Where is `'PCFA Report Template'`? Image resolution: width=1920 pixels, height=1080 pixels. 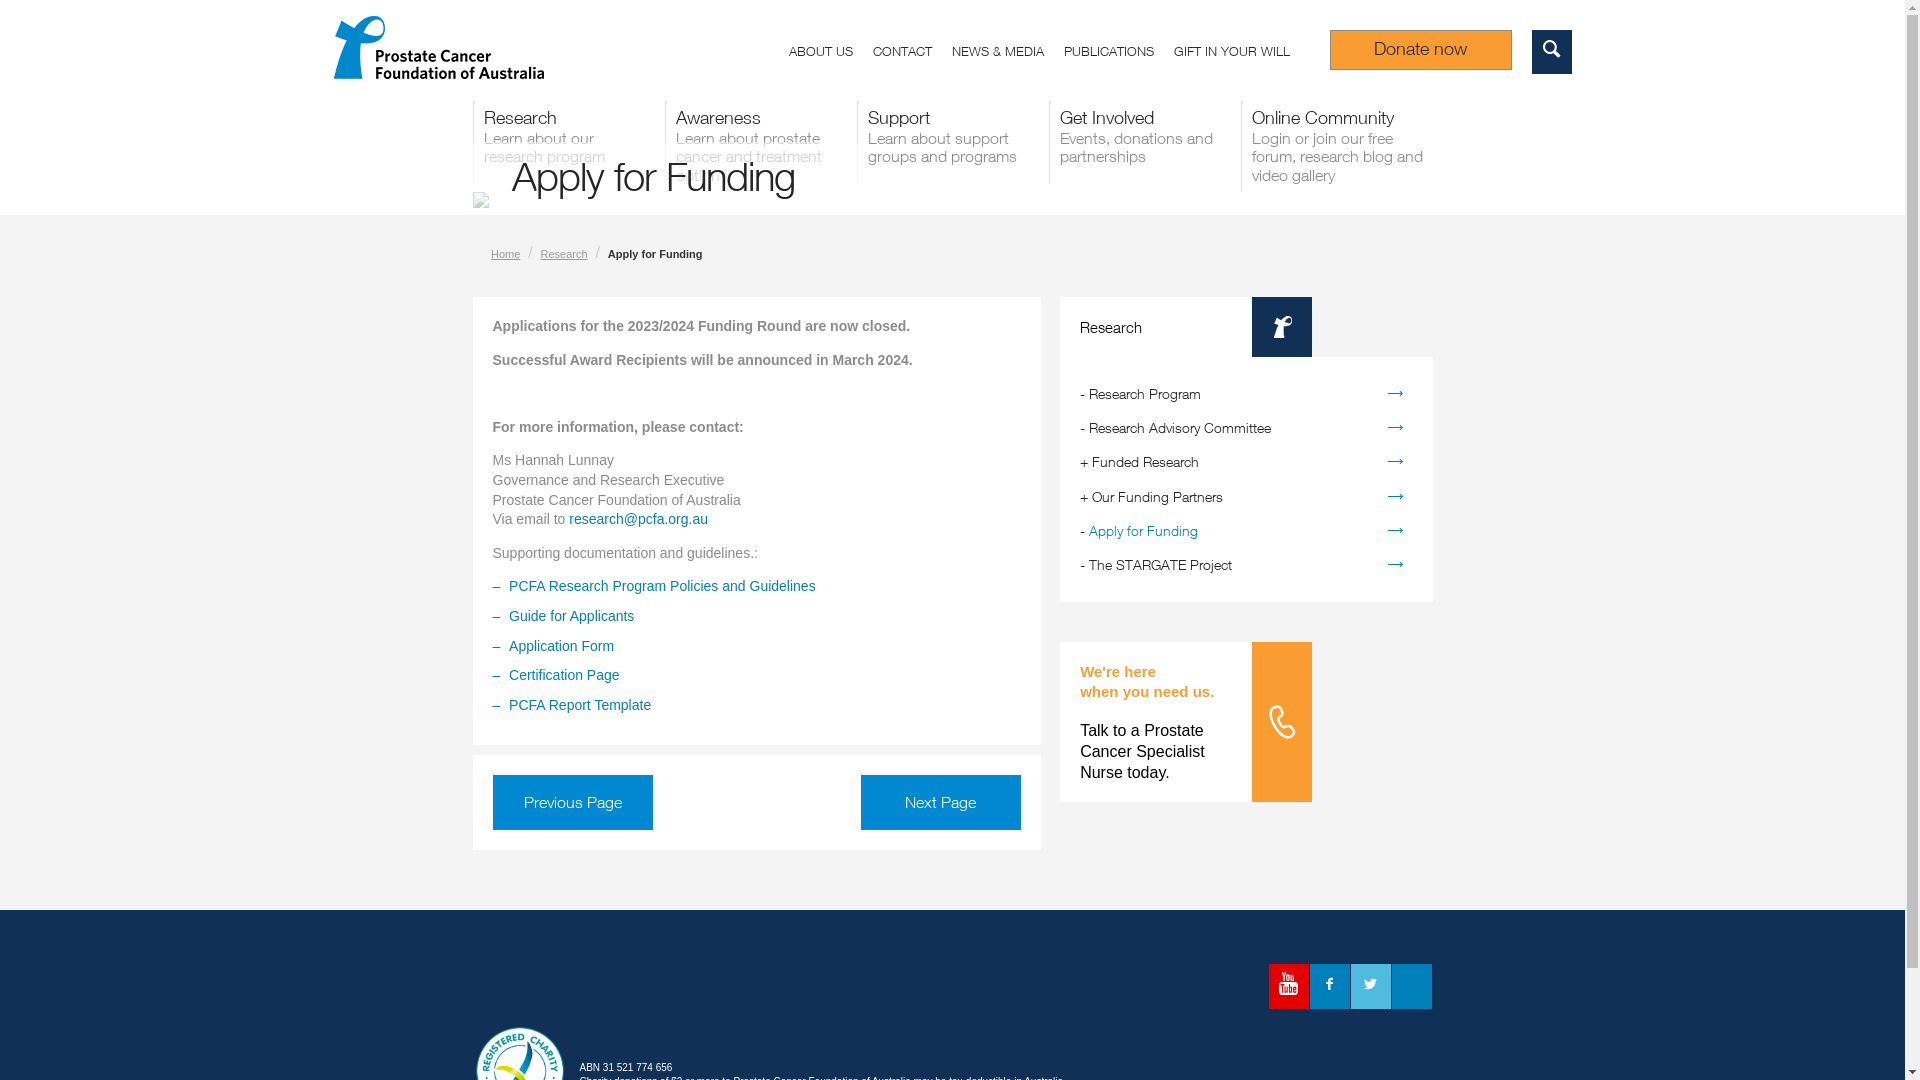 'PCFA Report Template' is located at coordinates (579, 704).